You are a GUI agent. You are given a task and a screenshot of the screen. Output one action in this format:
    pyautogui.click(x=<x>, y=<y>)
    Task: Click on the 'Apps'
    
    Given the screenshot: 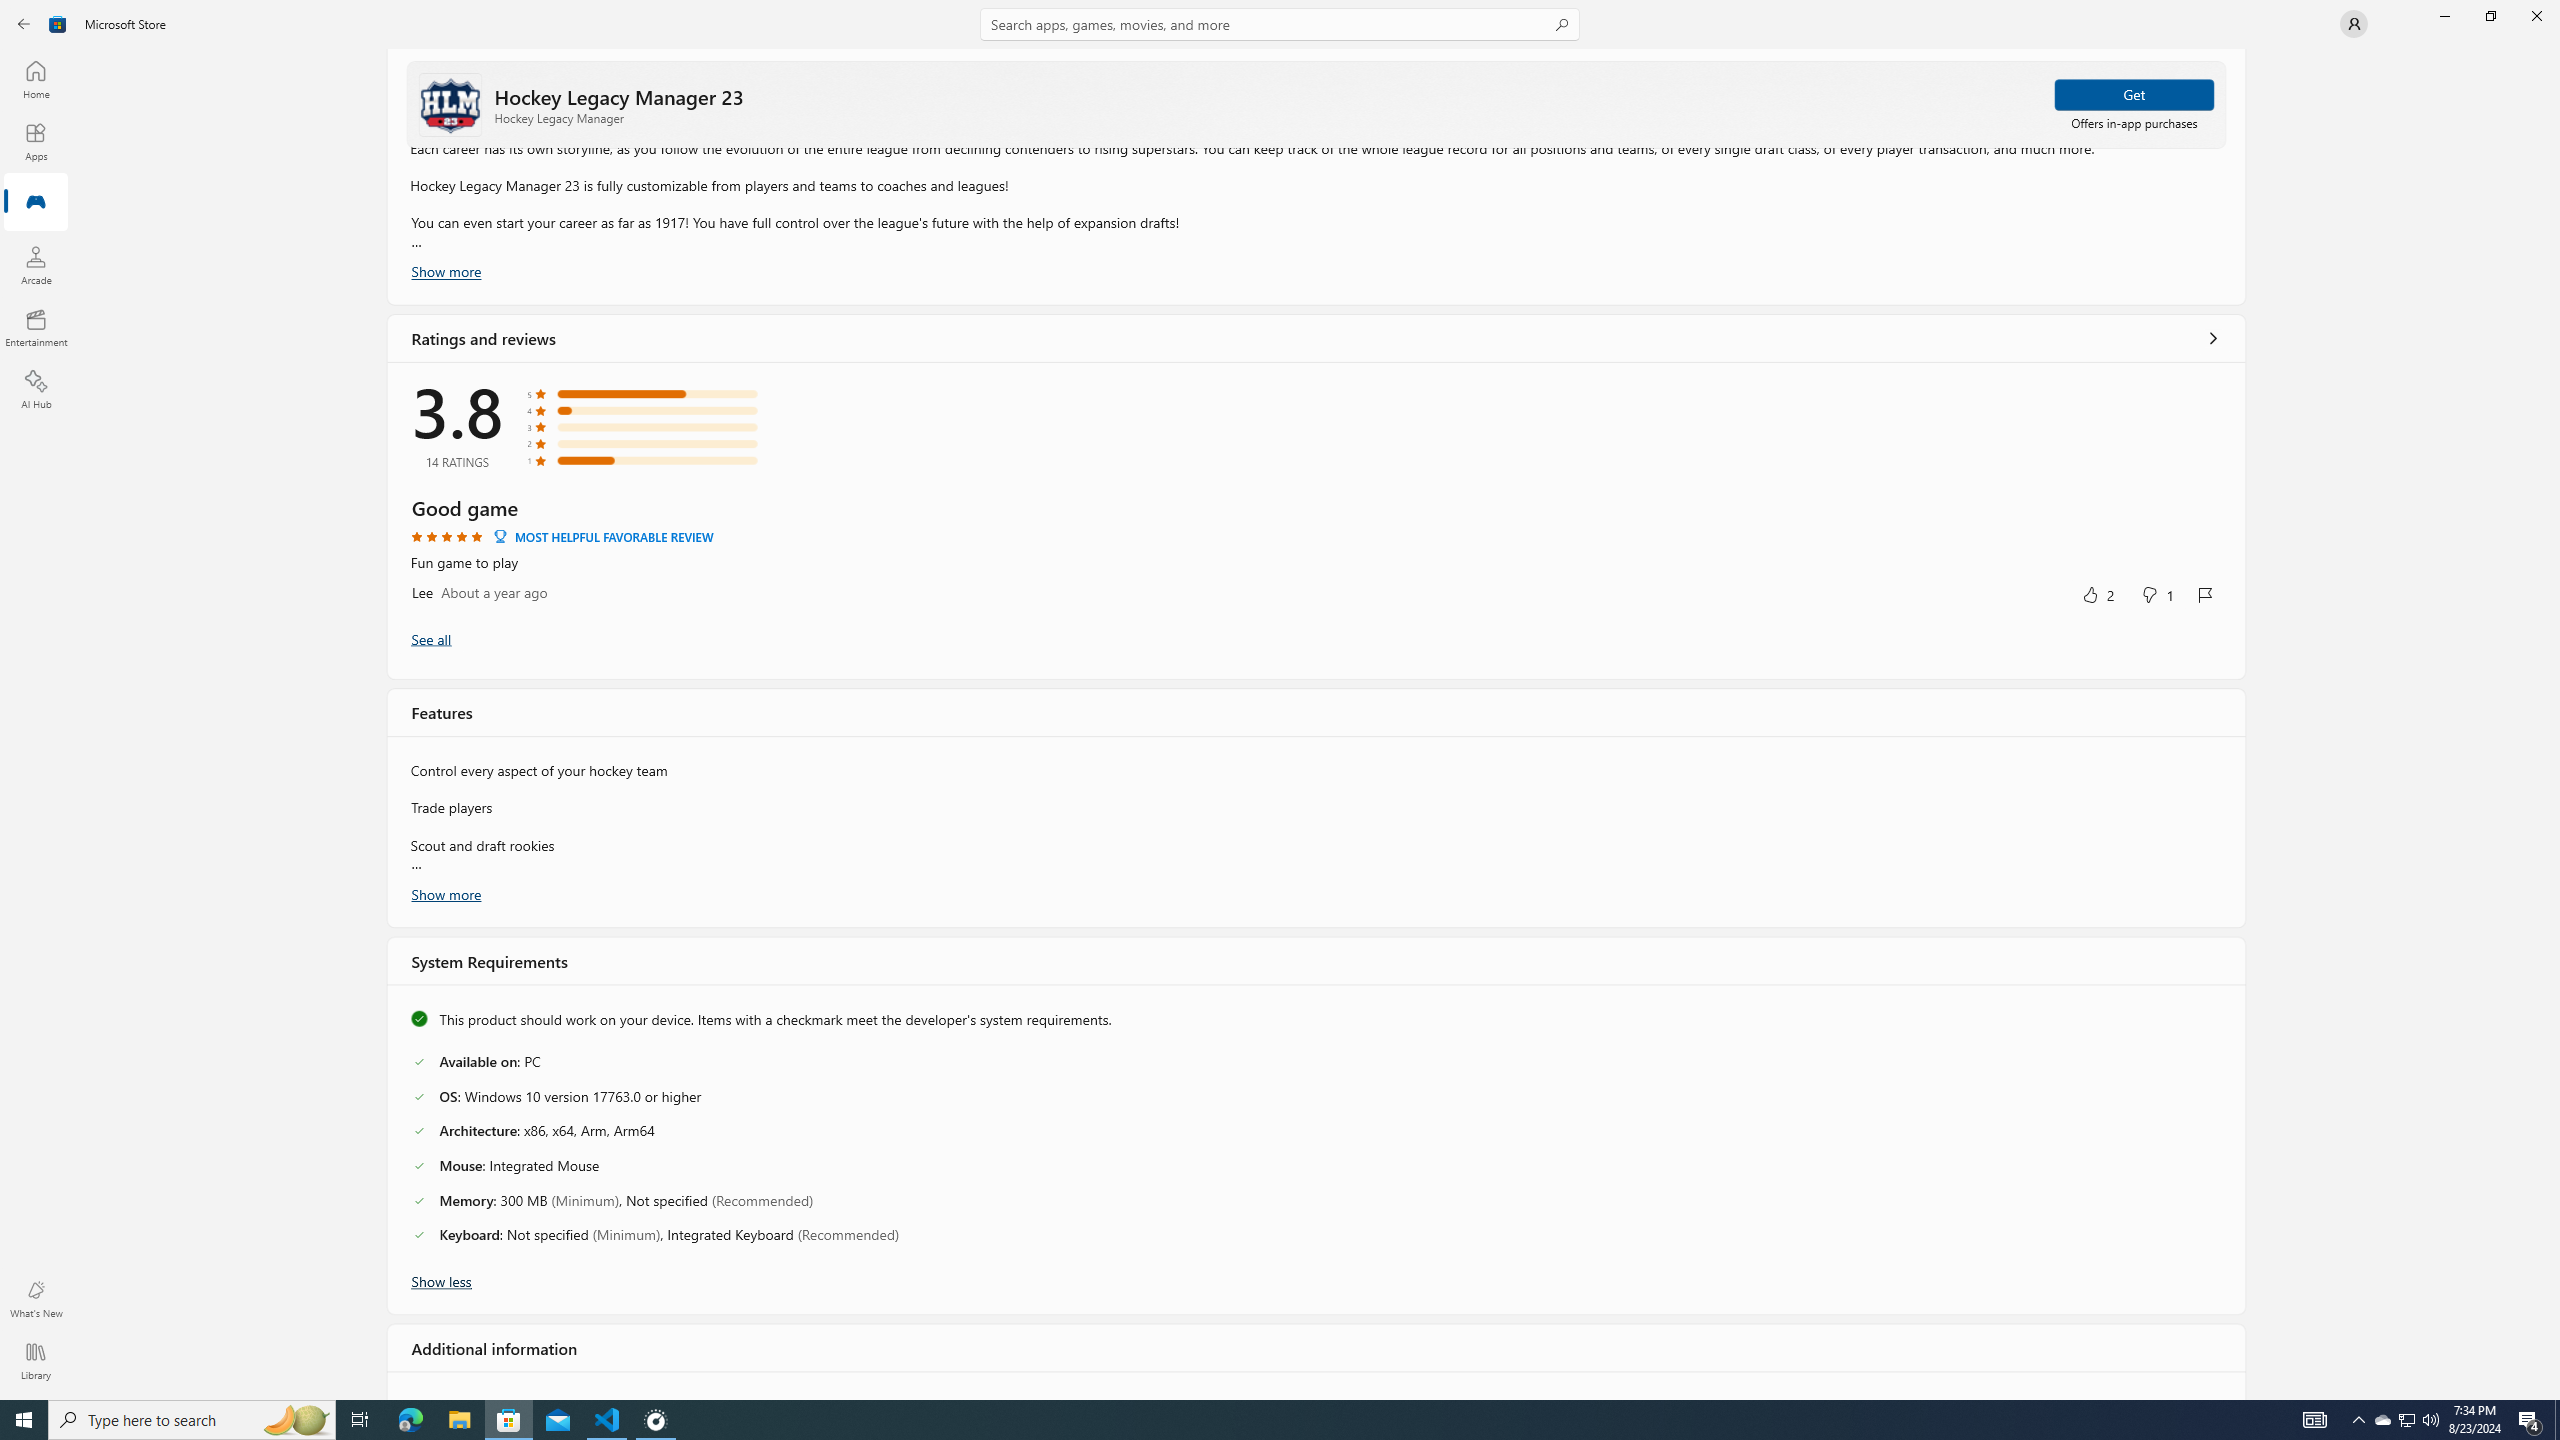 What is the action you would take?
    pyautogui.click(x=34, y=141)
    